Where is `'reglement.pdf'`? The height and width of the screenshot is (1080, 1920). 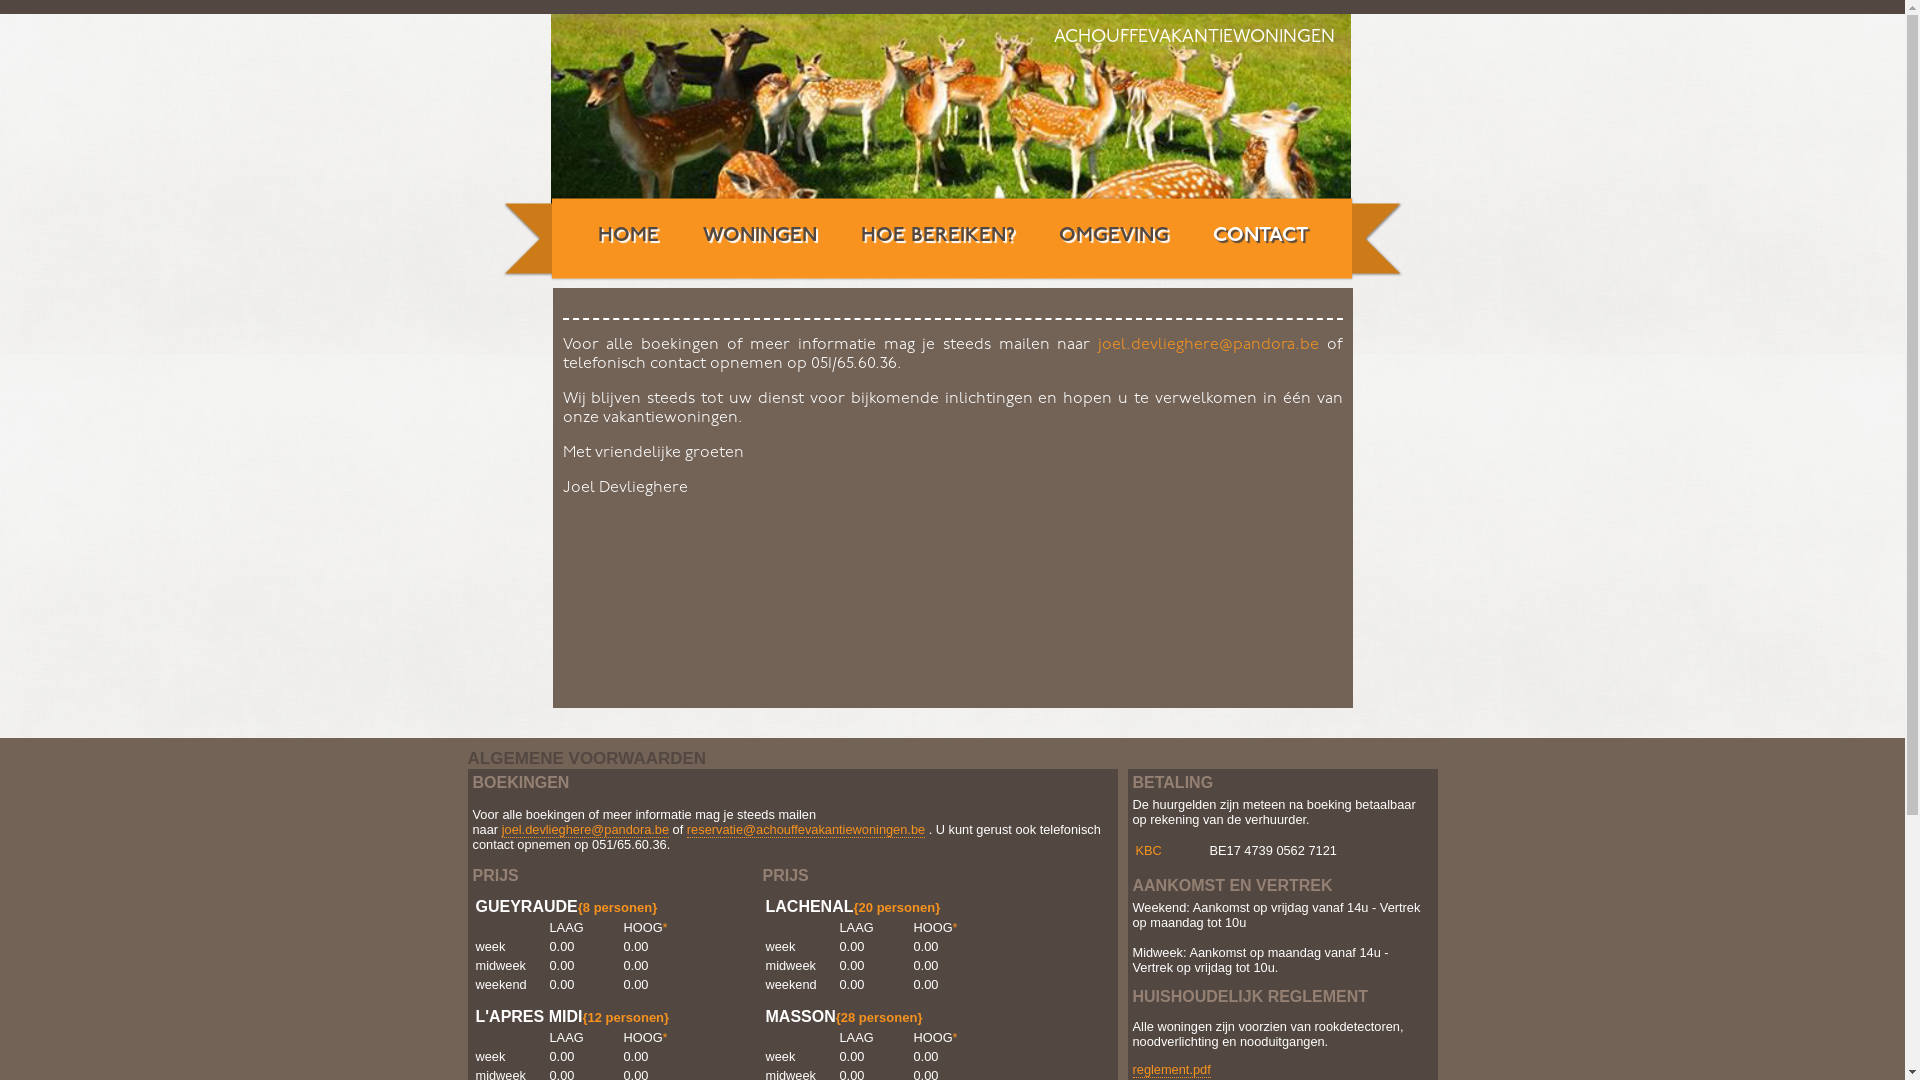
'reglement.pdf' is located at coordinates (1171, 1068).